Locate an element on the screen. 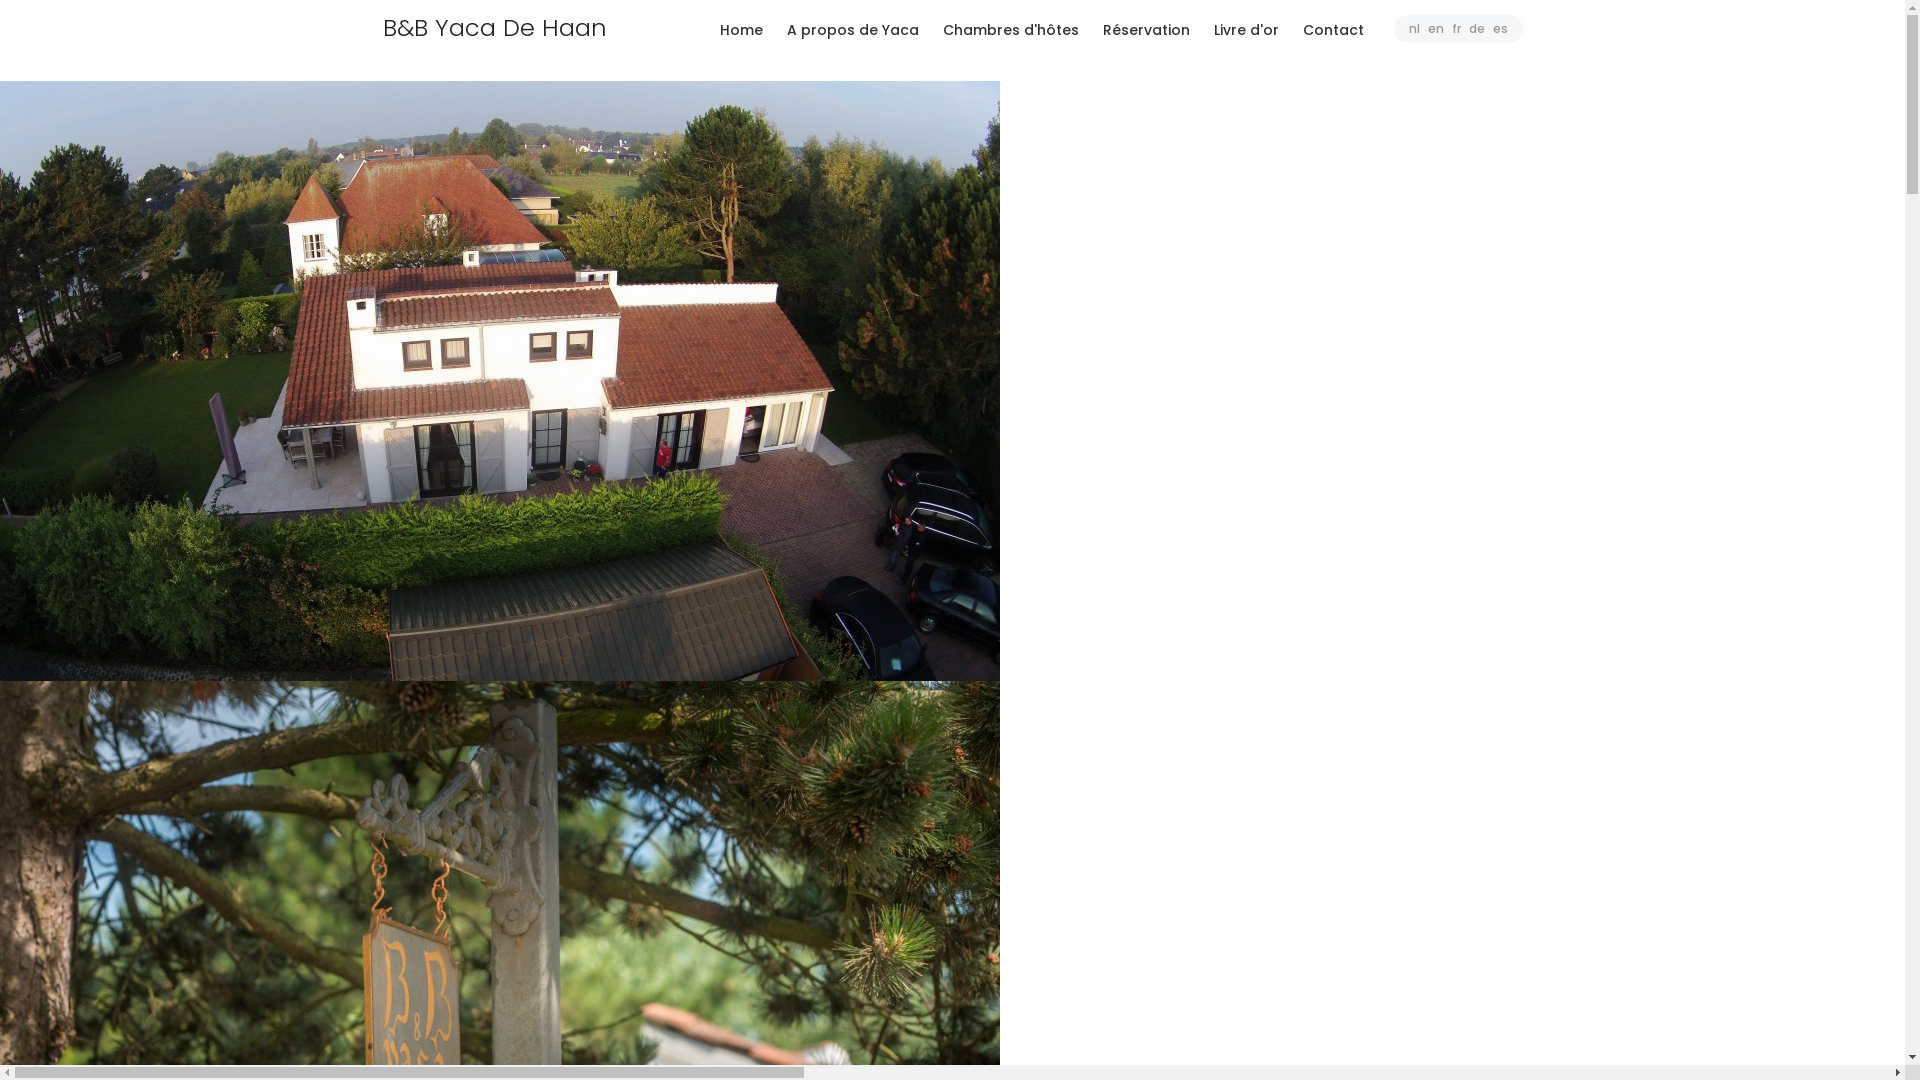  'Livre d'or' is located at coordinates (1245, 30).